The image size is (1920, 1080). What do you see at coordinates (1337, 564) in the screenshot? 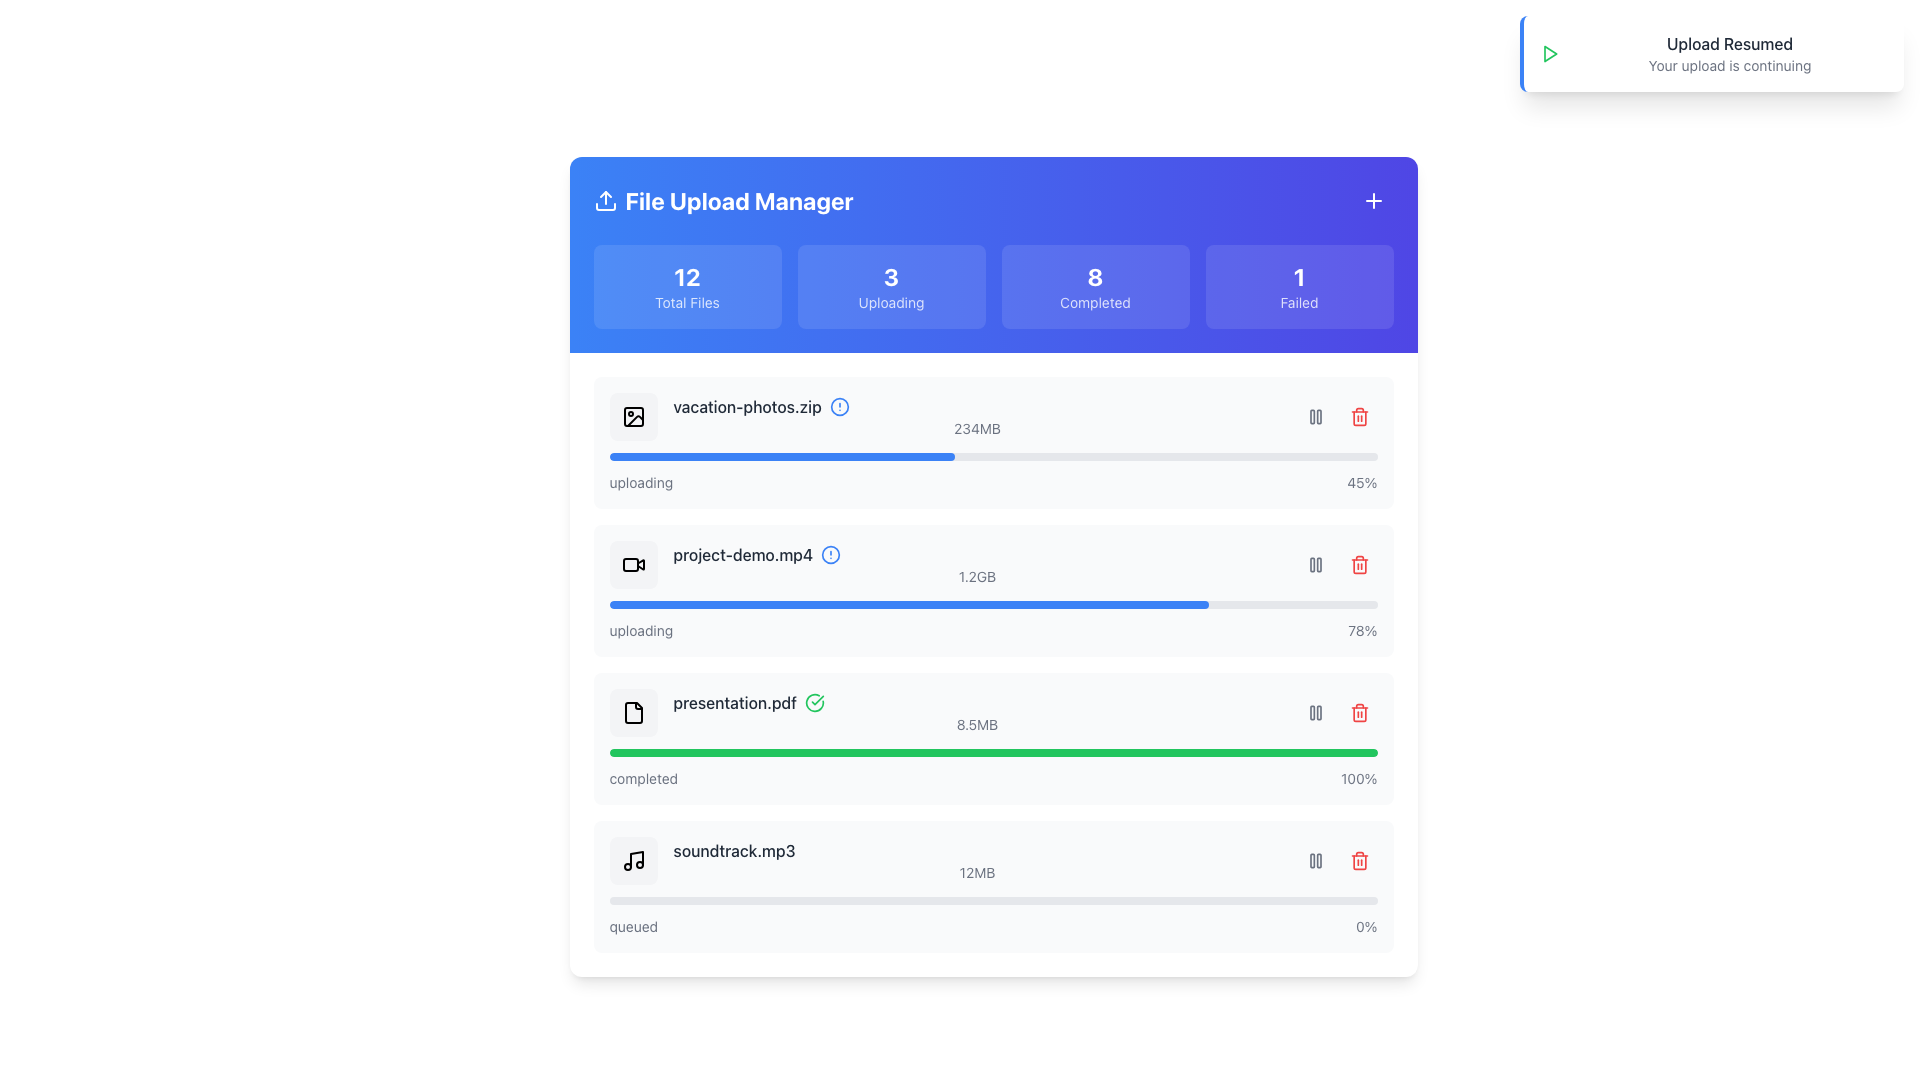
I see `the pause button located on the right-hand side of the row associated with the file 'project-demo.mp4'` at bounding box center [1337, 564].